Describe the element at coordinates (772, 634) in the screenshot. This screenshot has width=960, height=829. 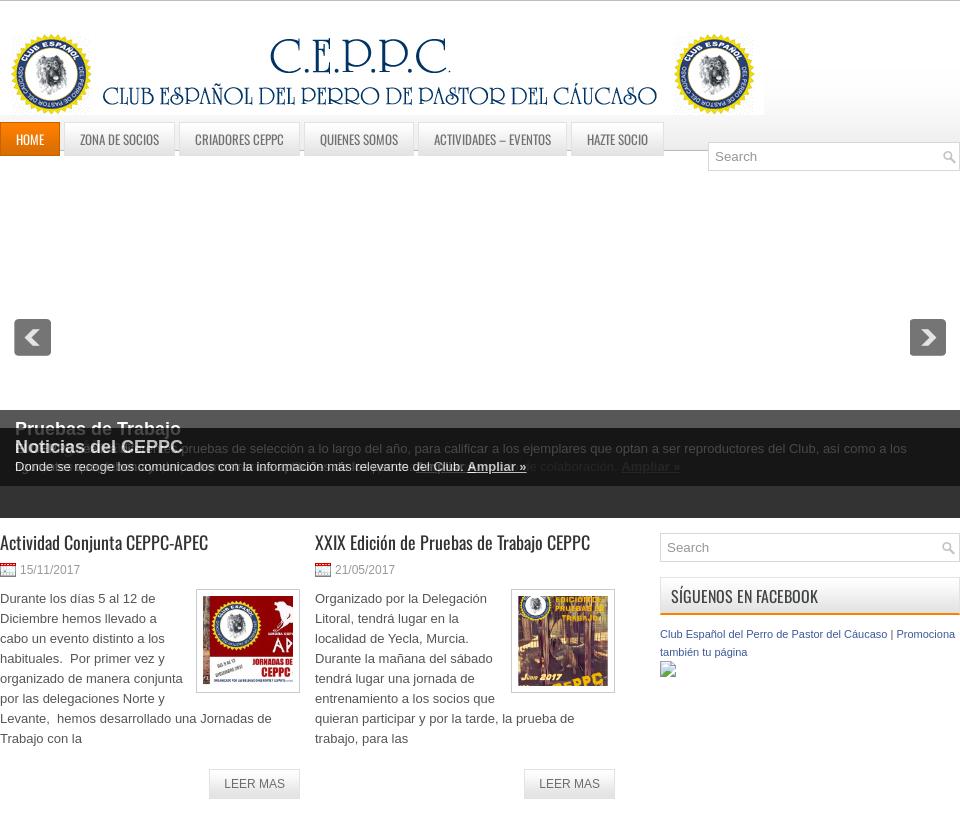
I see `'Club Español del Perro de Pastor del Cáucaso'` at that location.